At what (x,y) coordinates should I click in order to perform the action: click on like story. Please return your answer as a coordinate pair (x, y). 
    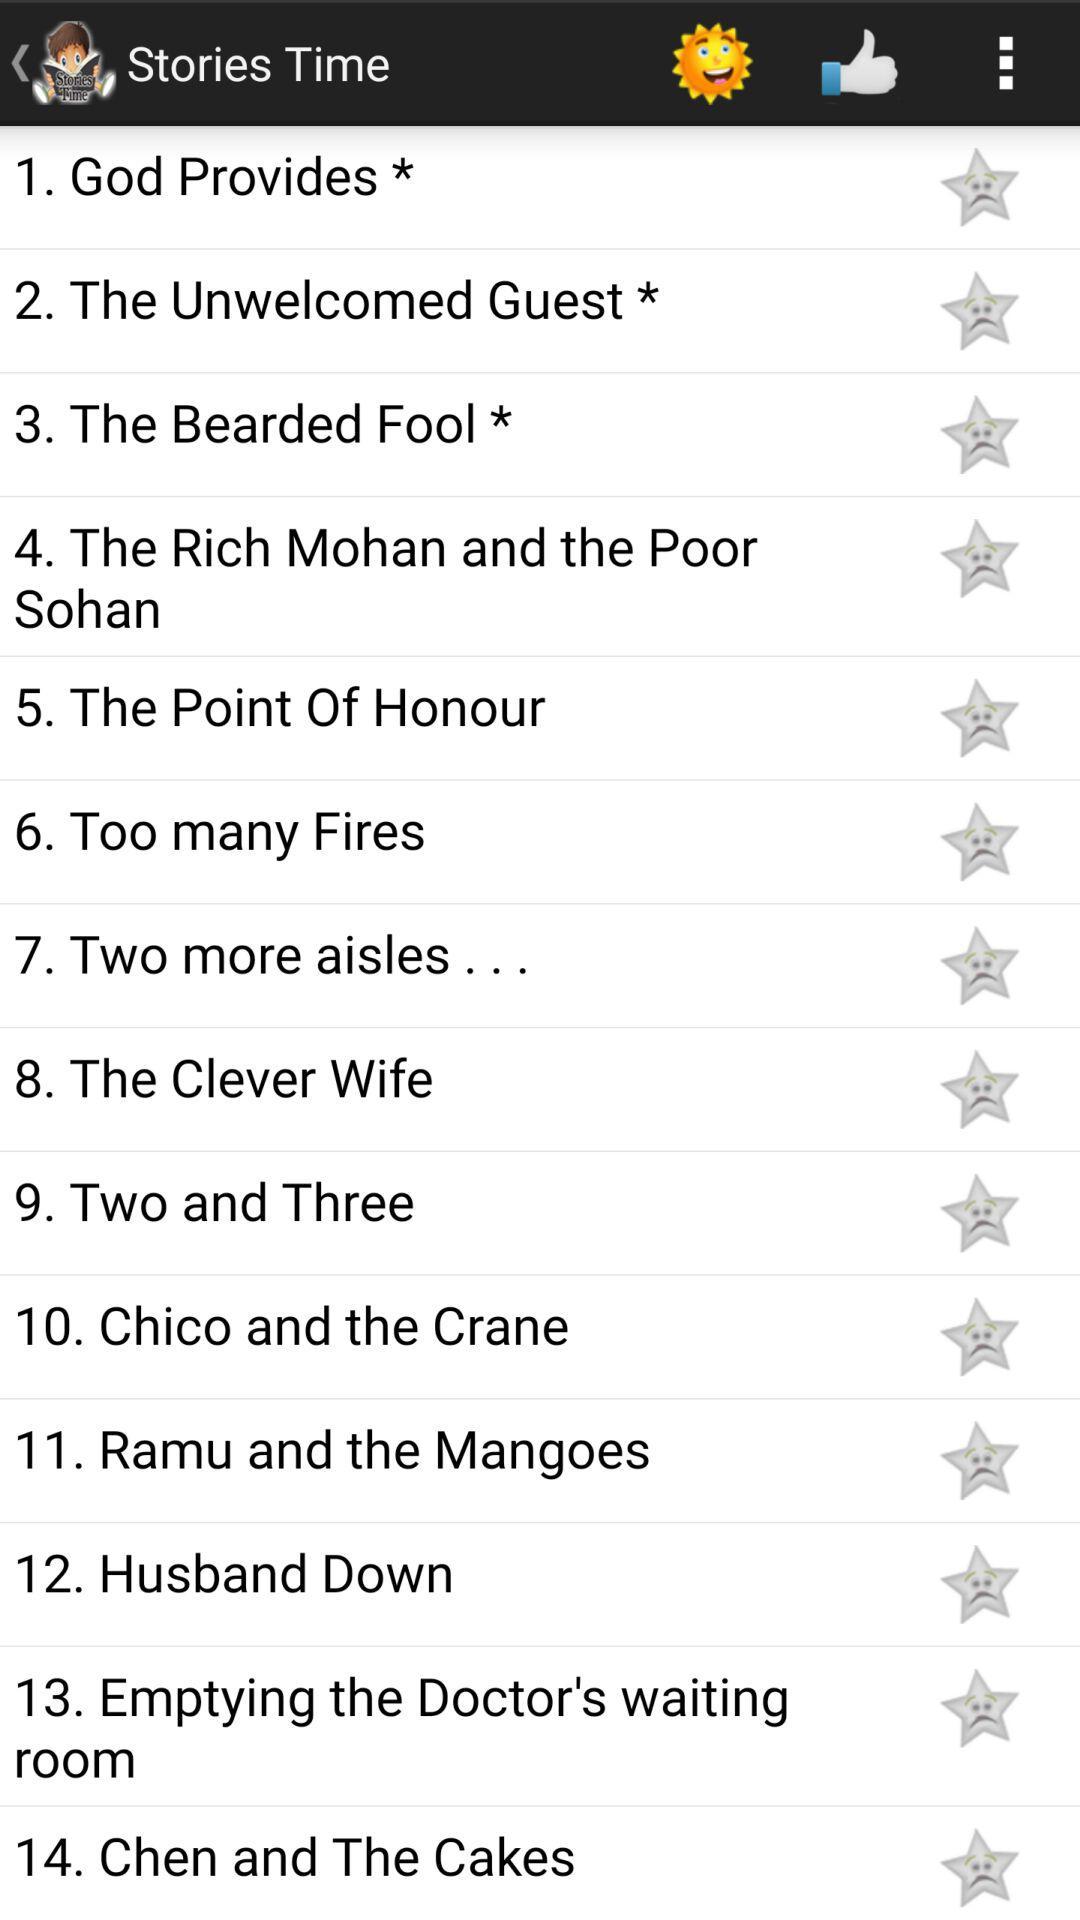
    Looking at the image, I should click on (978, 841).